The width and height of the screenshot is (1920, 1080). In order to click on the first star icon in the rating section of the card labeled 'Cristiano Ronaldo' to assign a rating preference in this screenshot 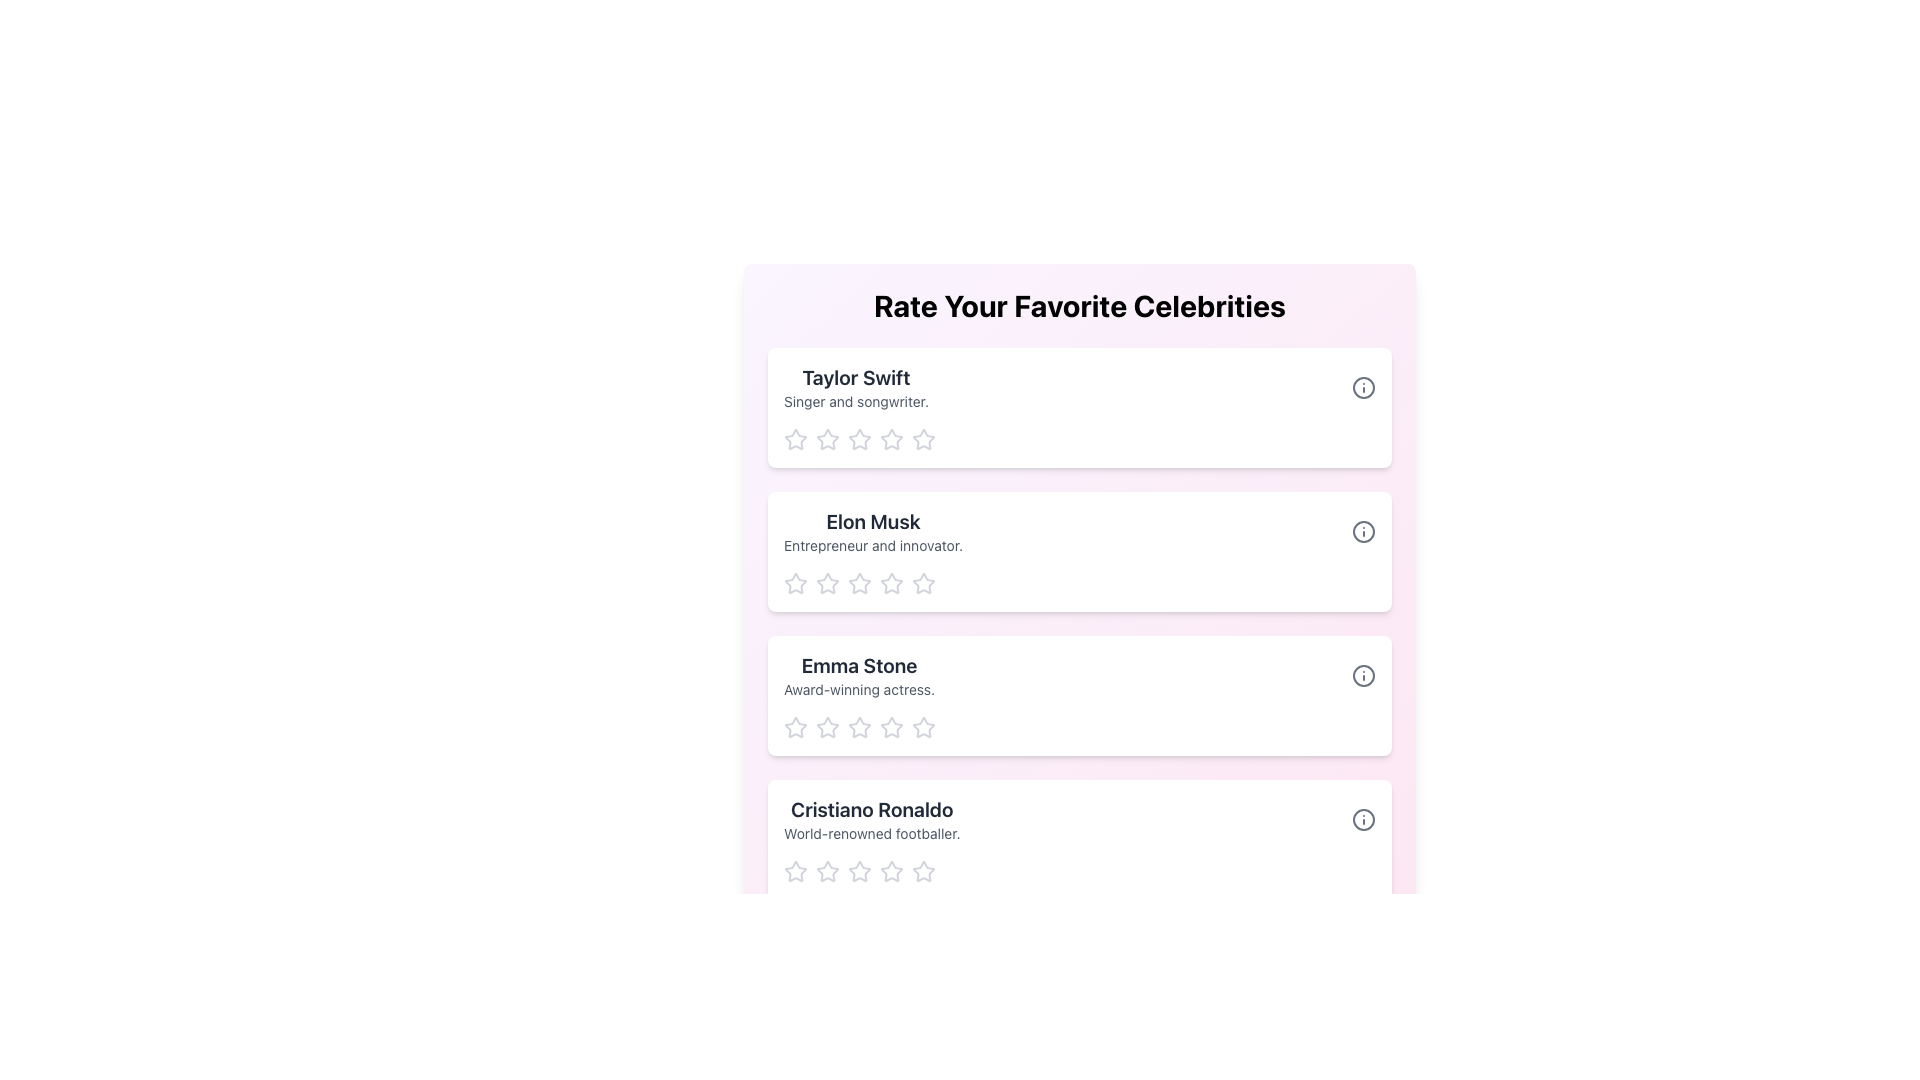, I will do `click(795, 870)`.